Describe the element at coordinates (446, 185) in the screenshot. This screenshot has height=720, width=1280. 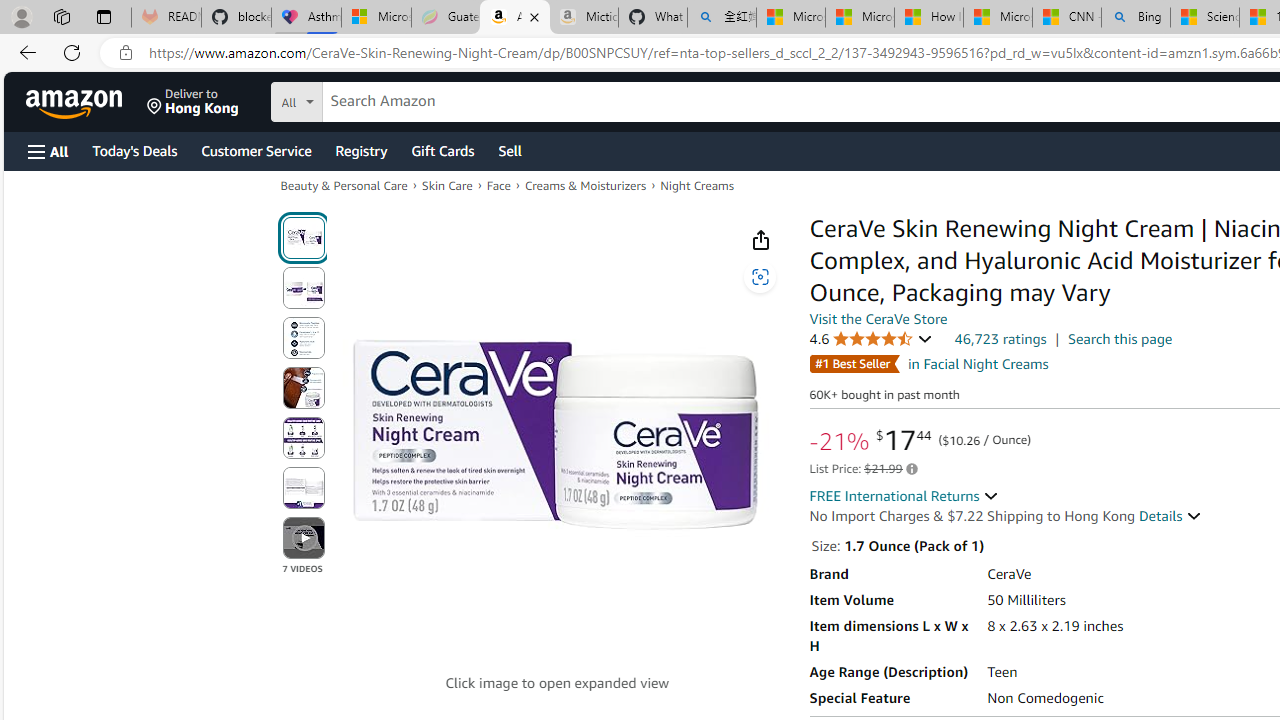
I see `'Skin Care'` at that location.